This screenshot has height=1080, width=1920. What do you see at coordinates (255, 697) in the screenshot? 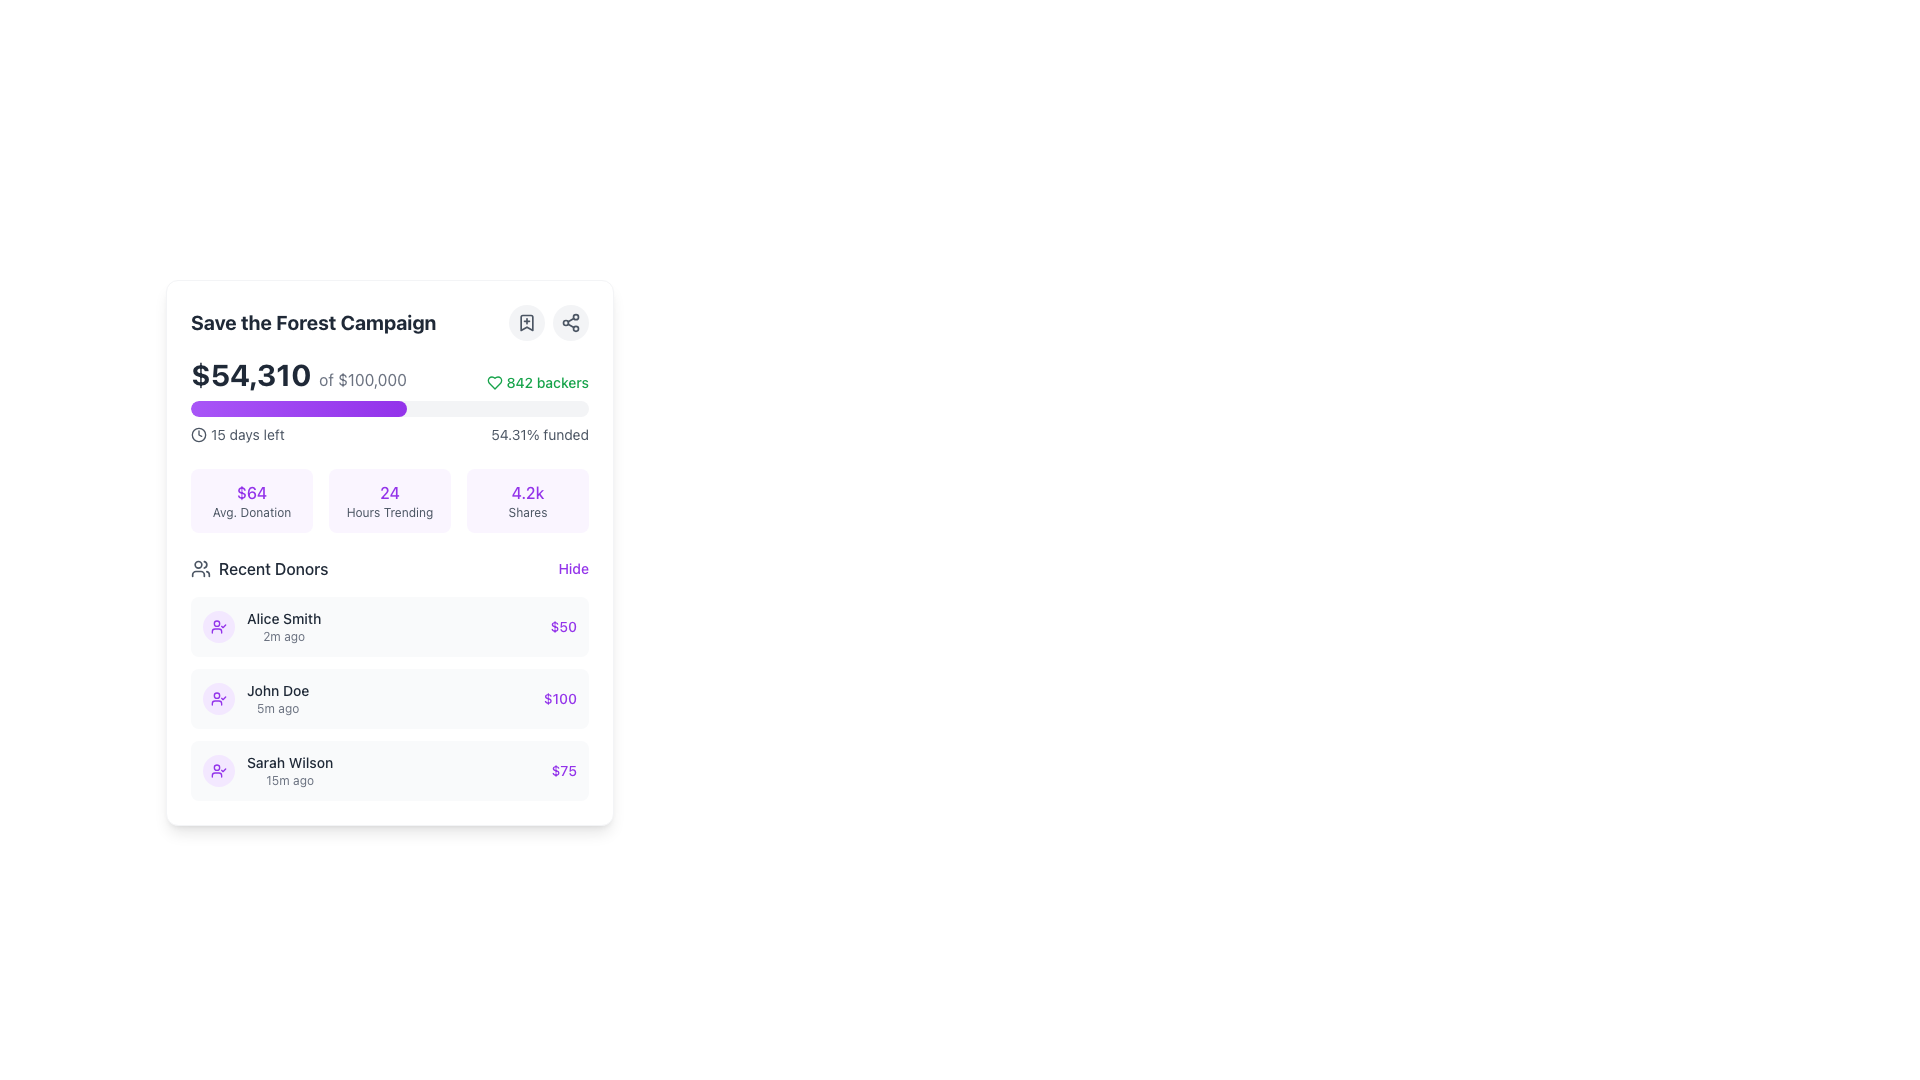
I see `the List item representing the donor's entry for 'John Doe', which includes a purple user profile icon and a timestamp '5m ago'. This is the second row in the 'Recent Donors' section` at bounding box center [255, 697].